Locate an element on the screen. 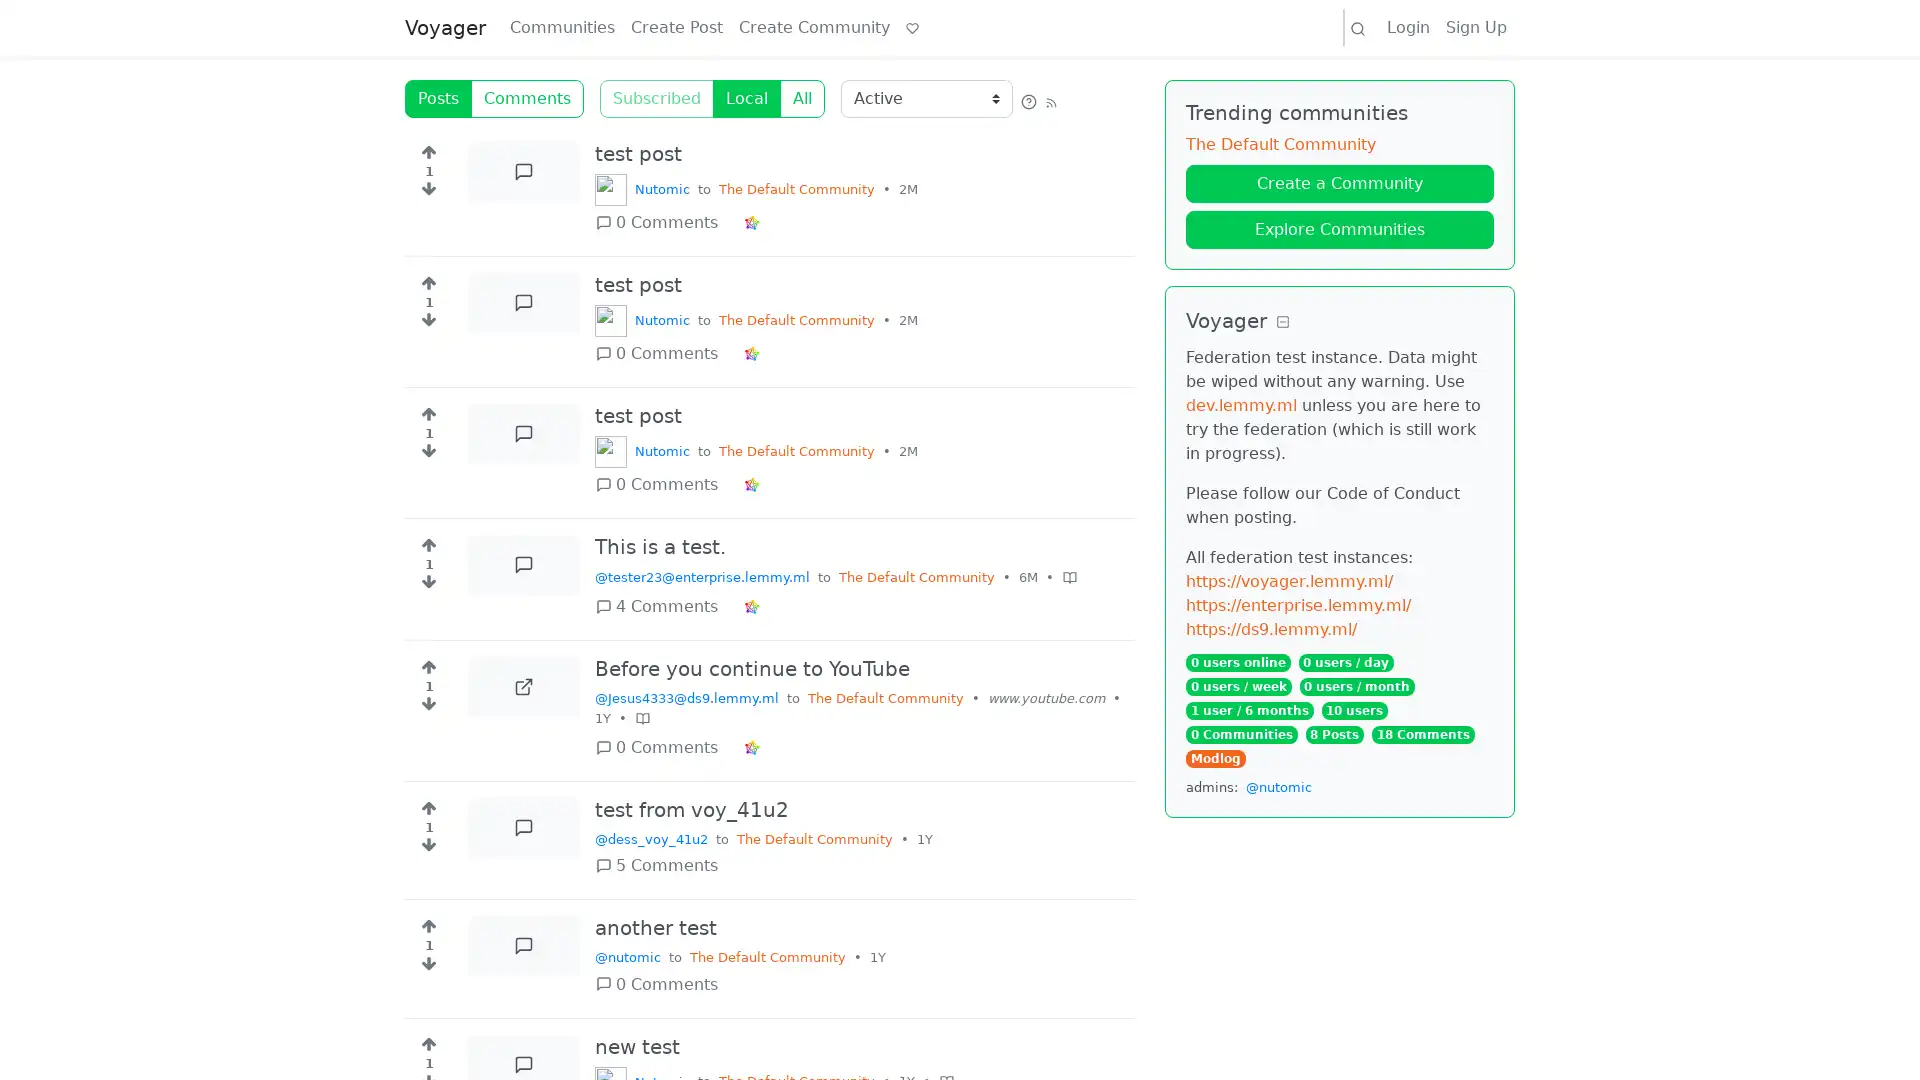  Downvote is located at coordinates (427, 707).